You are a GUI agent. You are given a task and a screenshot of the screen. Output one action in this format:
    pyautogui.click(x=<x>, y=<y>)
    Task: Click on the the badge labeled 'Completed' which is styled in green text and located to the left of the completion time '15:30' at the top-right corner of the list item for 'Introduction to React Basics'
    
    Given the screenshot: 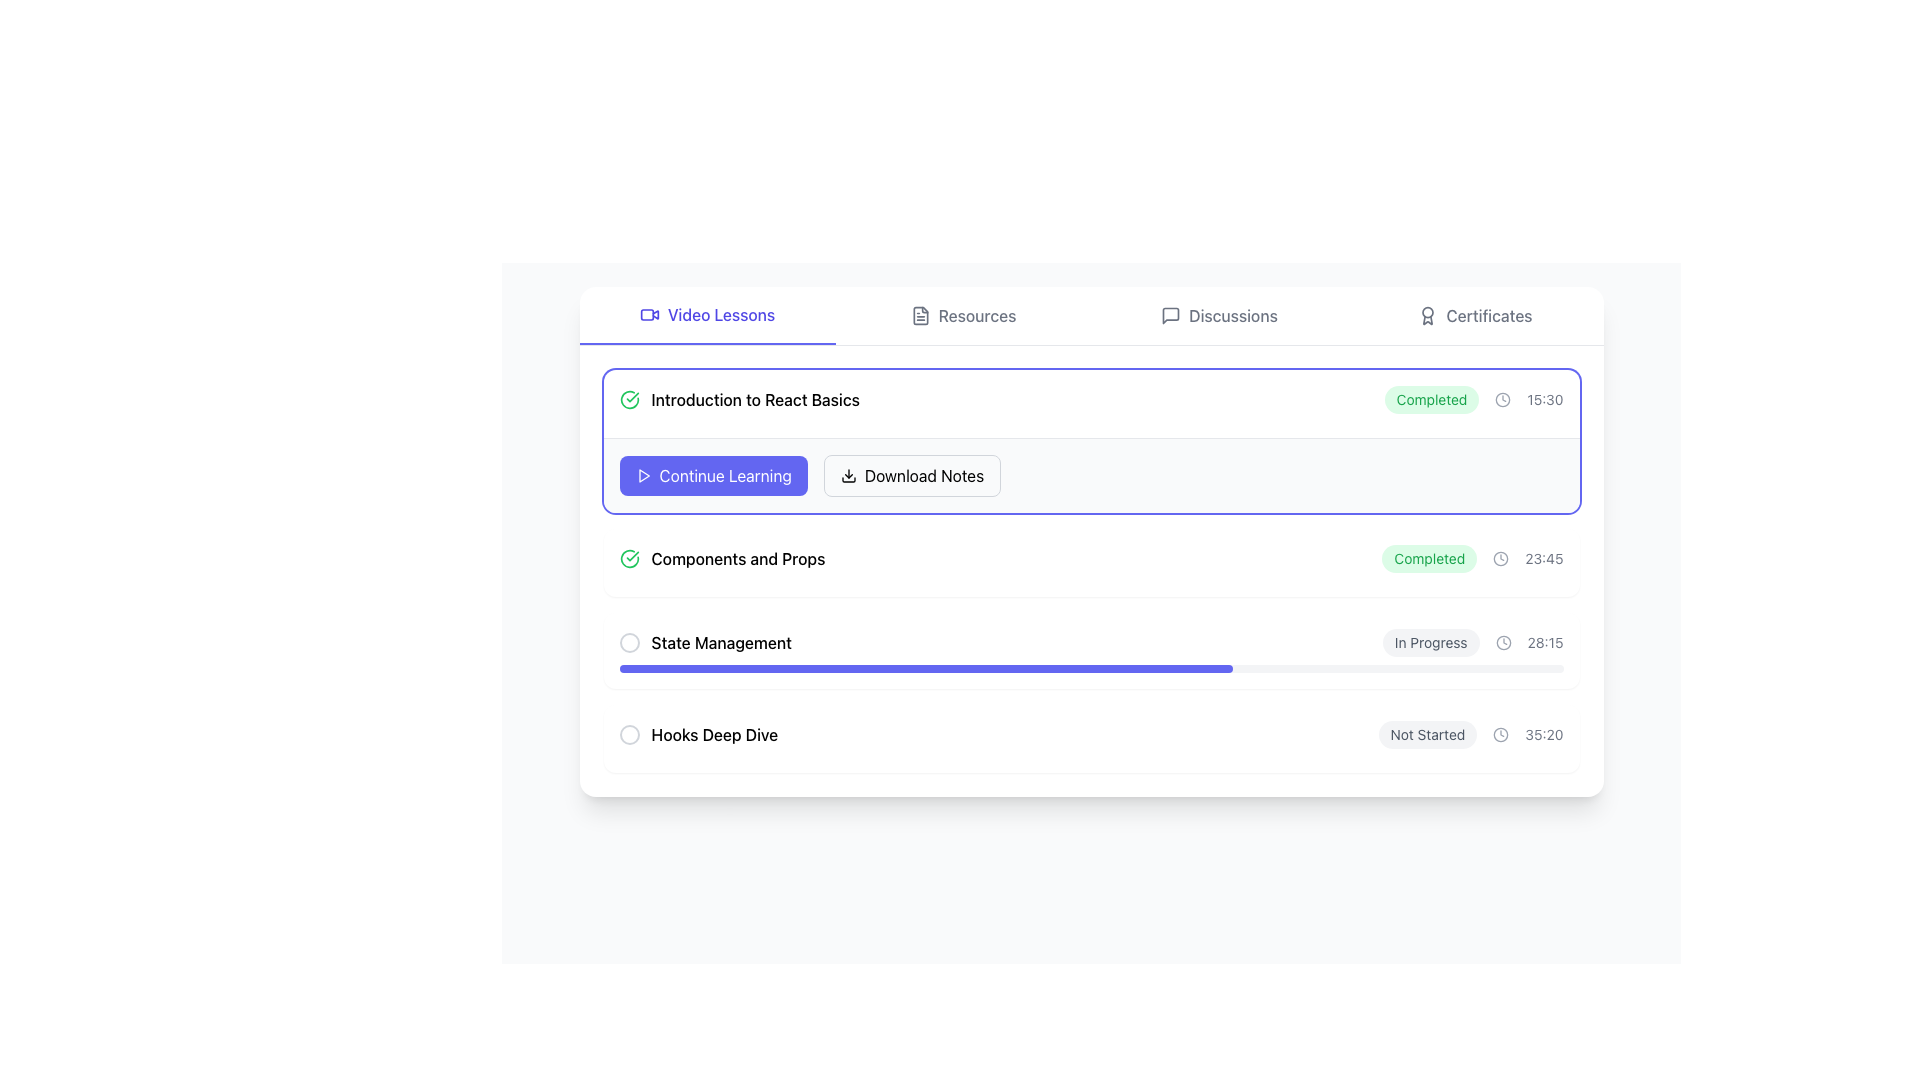 What is the action you would take?
    pyautogui.click(x=1430, y=400)
    